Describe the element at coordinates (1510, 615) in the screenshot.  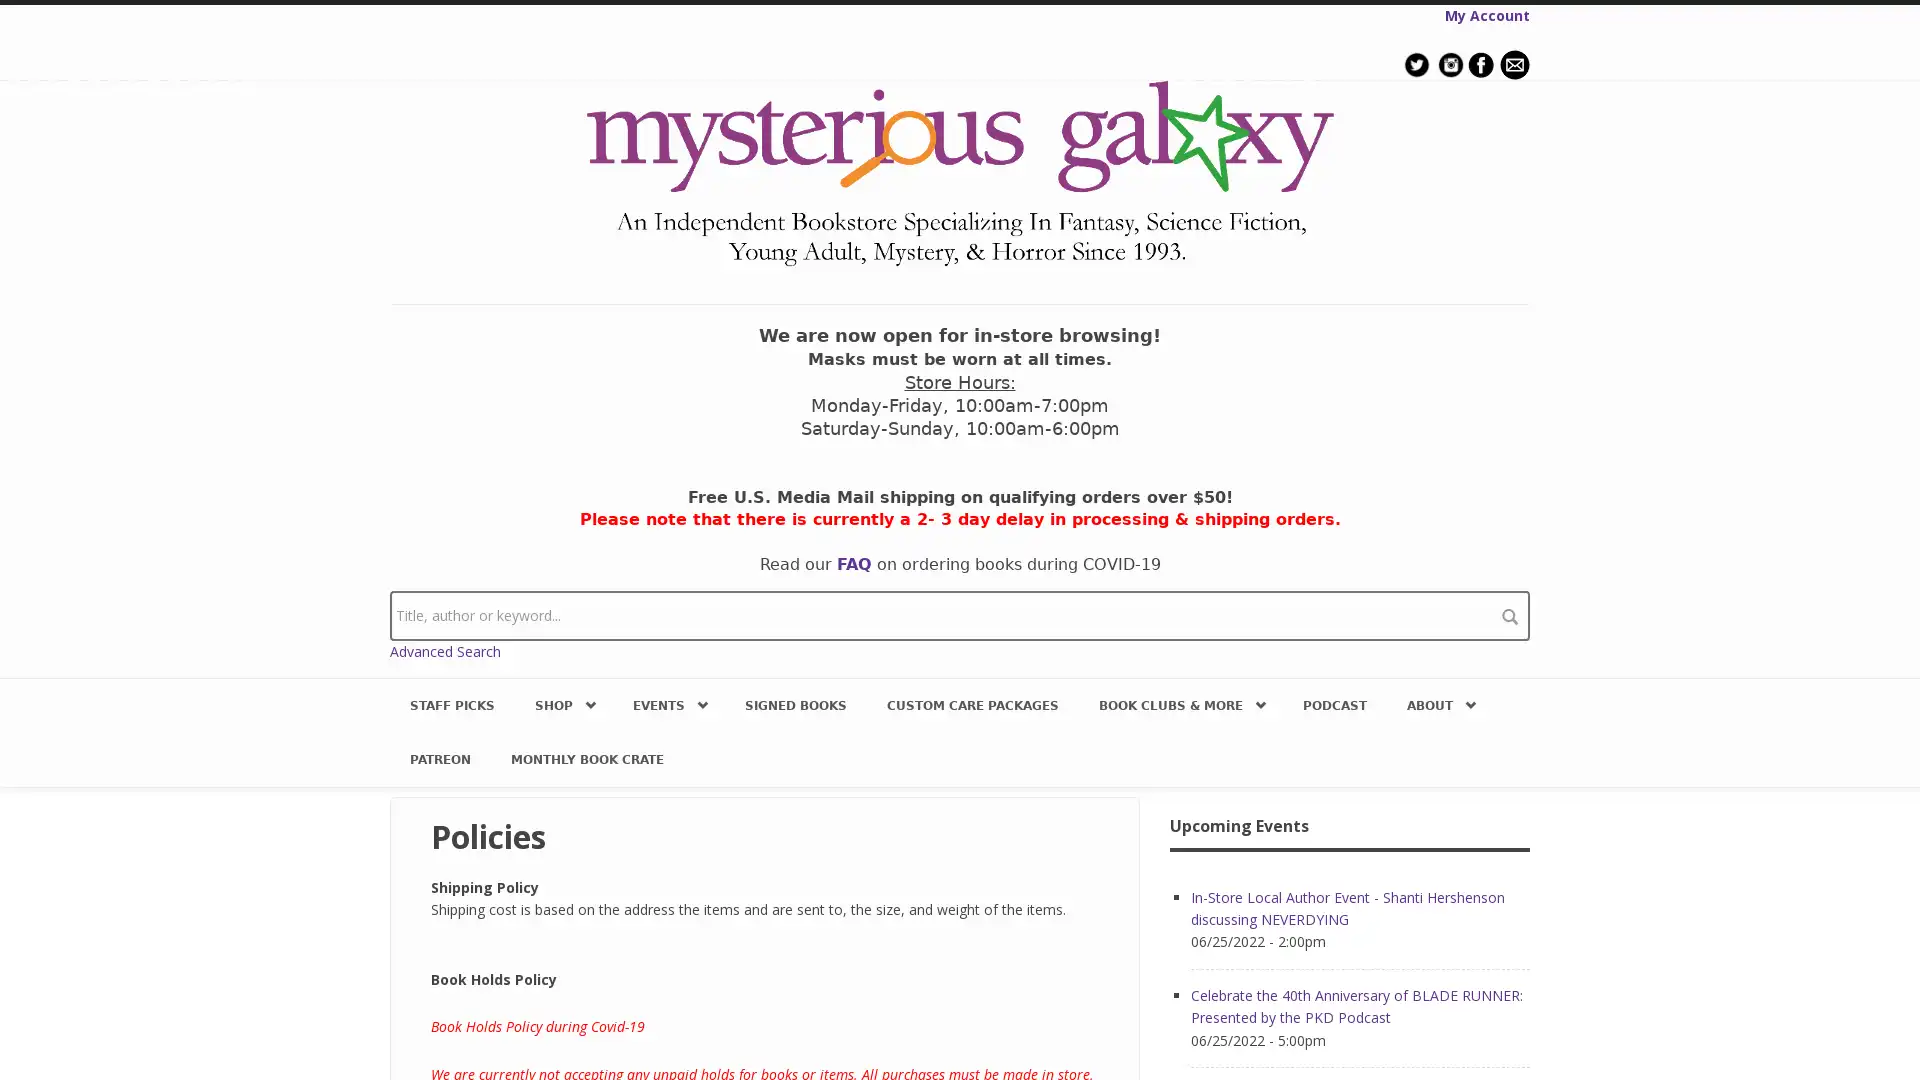
I see `search` at that location.